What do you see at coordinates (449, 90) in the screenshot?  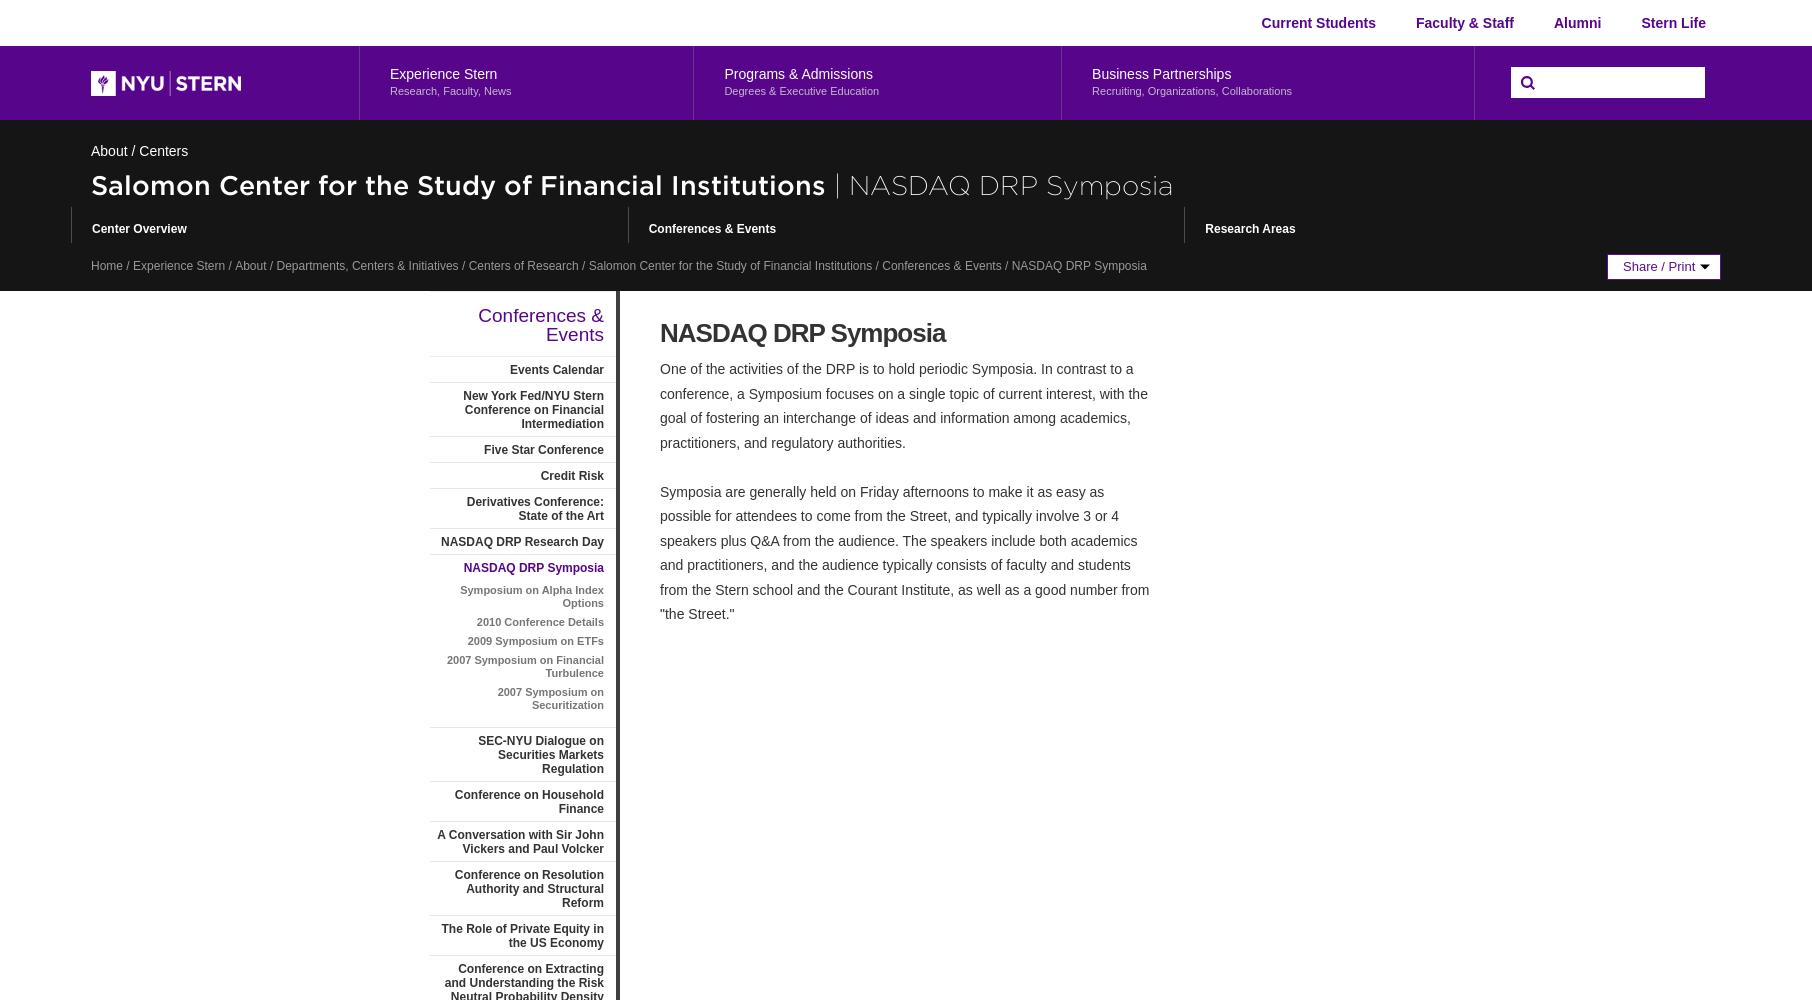 I see `'Research, Faculty, News'` at bounding box center [449, 90].